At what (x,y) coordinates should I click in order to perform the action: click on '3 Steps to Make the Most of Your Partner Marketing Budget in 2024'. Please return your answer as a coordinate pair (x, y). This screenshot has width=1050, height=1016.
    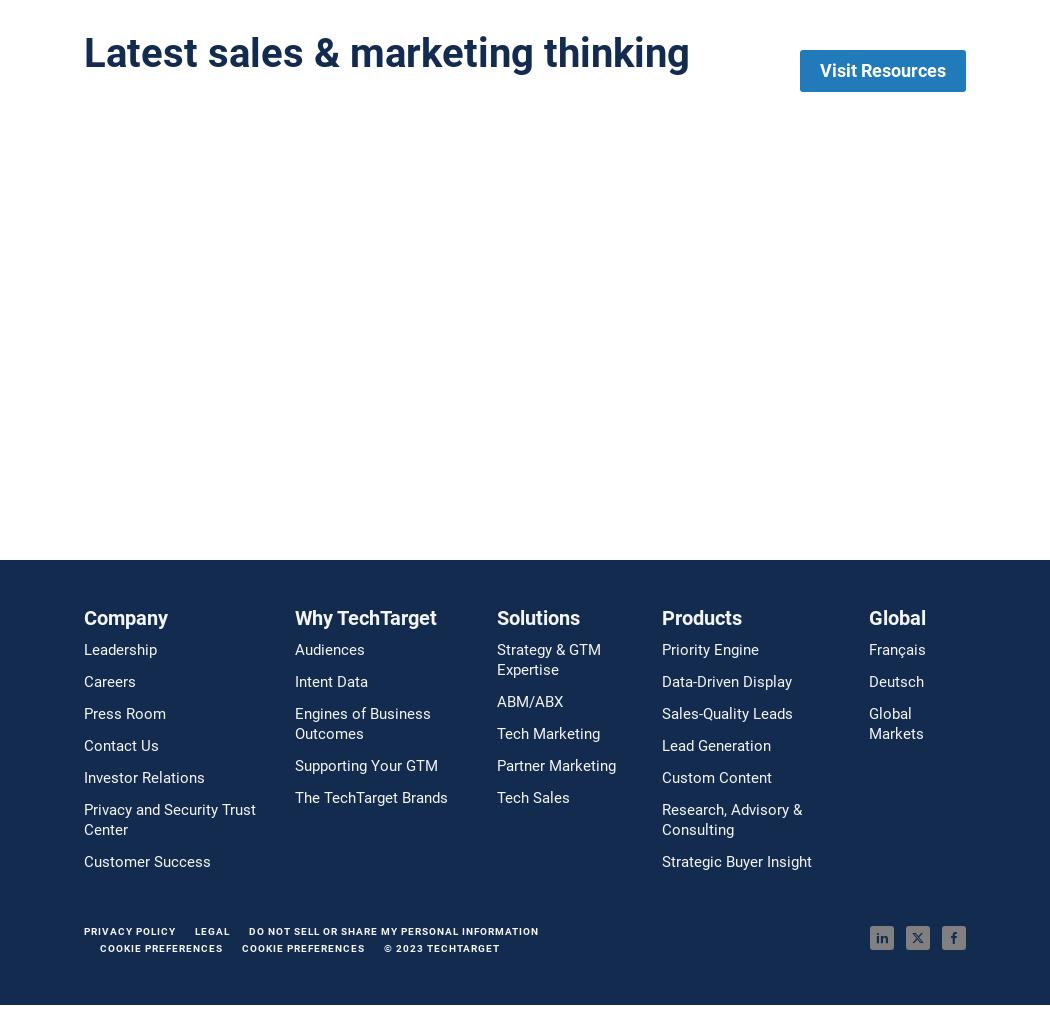
    Looking at the image, I should click on (344, 362).